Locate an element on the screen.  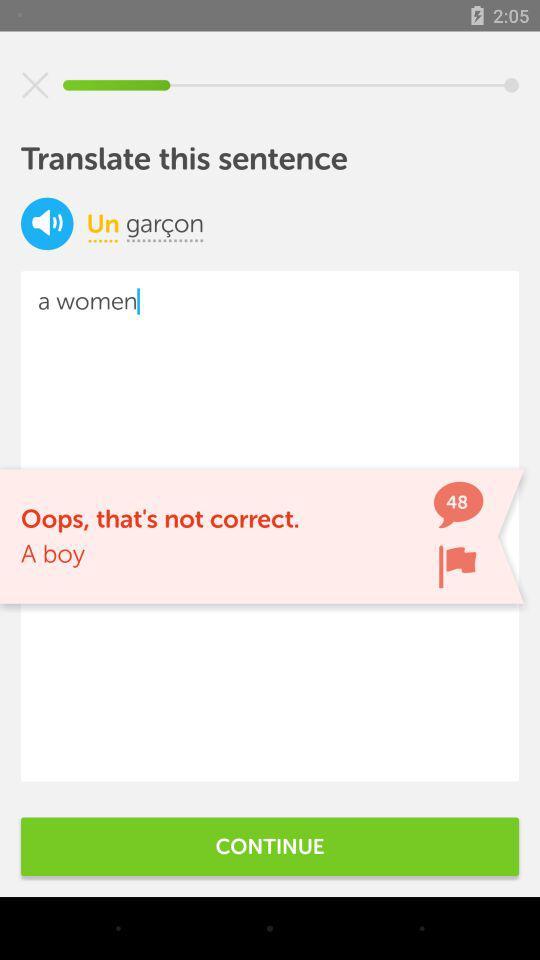
the item next to the is located at coordinates (103, 223).